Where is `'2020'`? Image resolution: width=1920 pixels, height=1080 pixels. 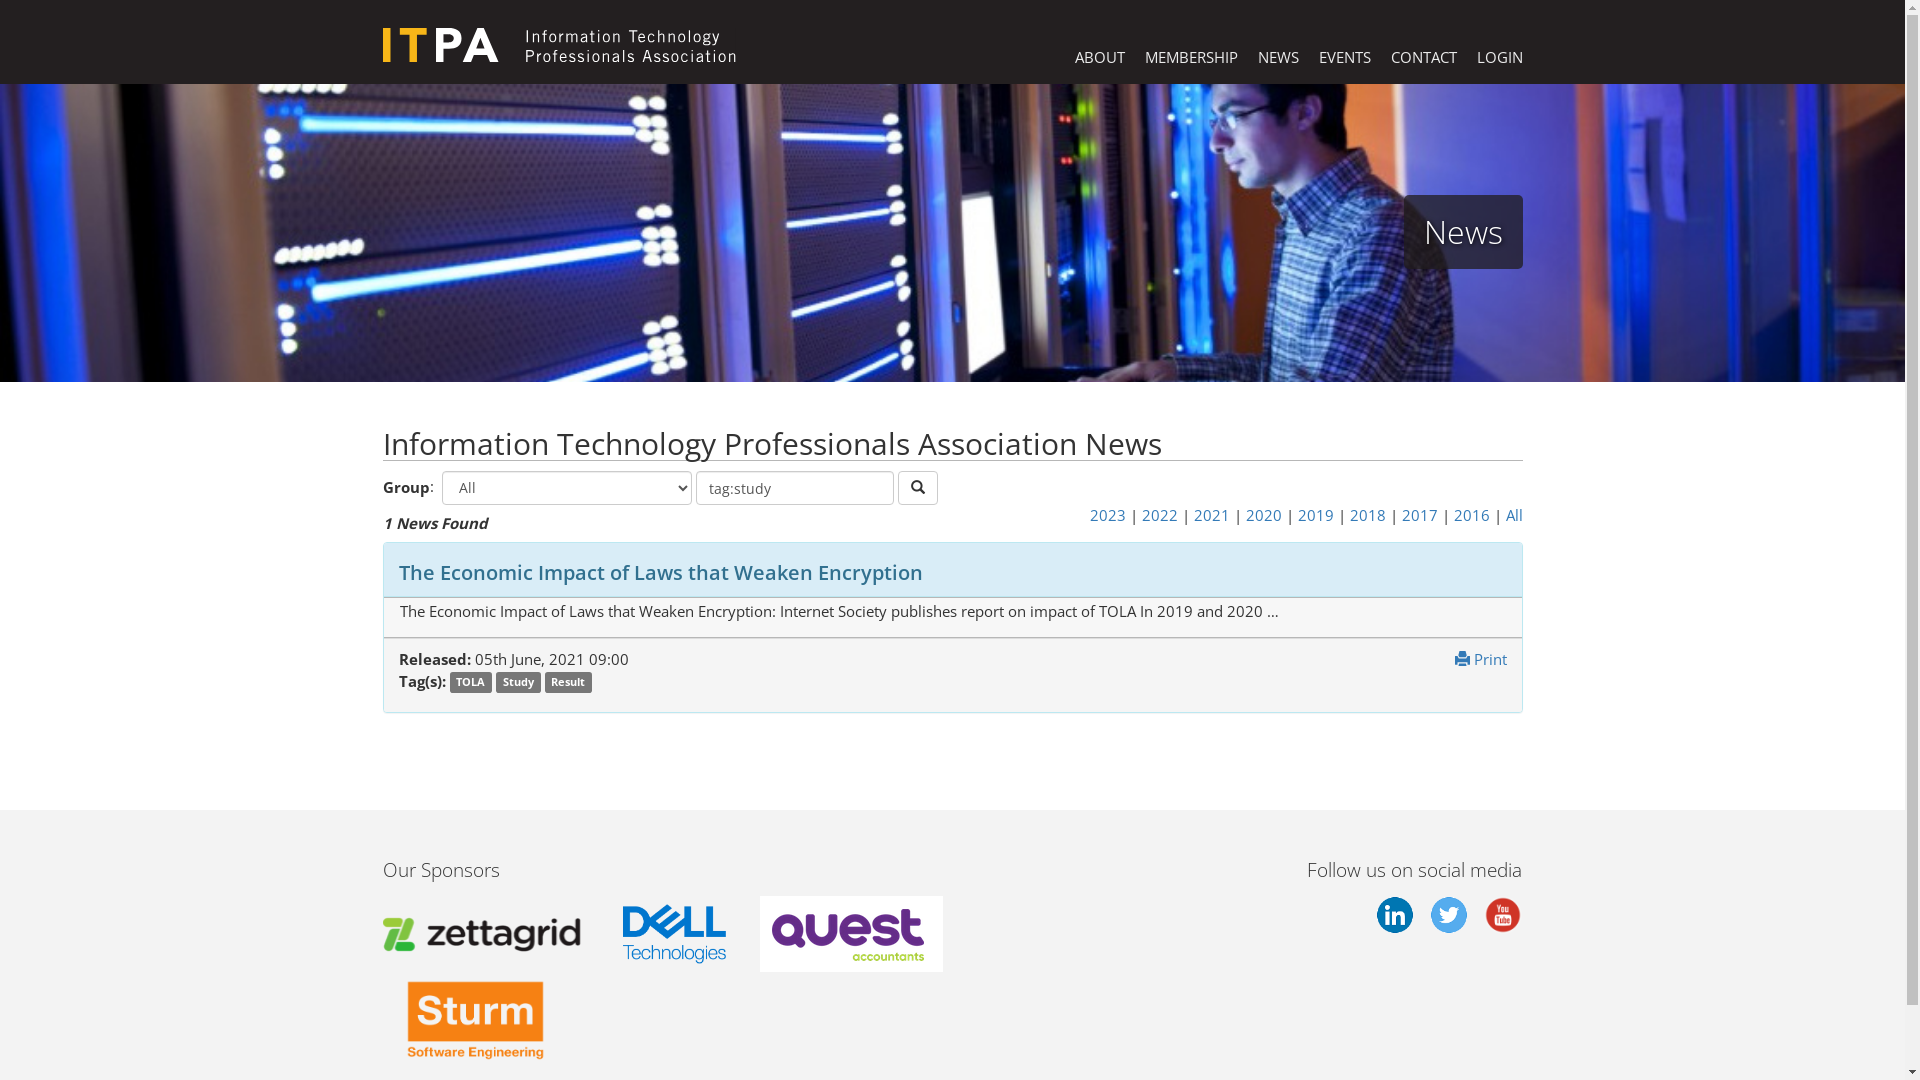 '2020' is located at coordinates (1262, 514).